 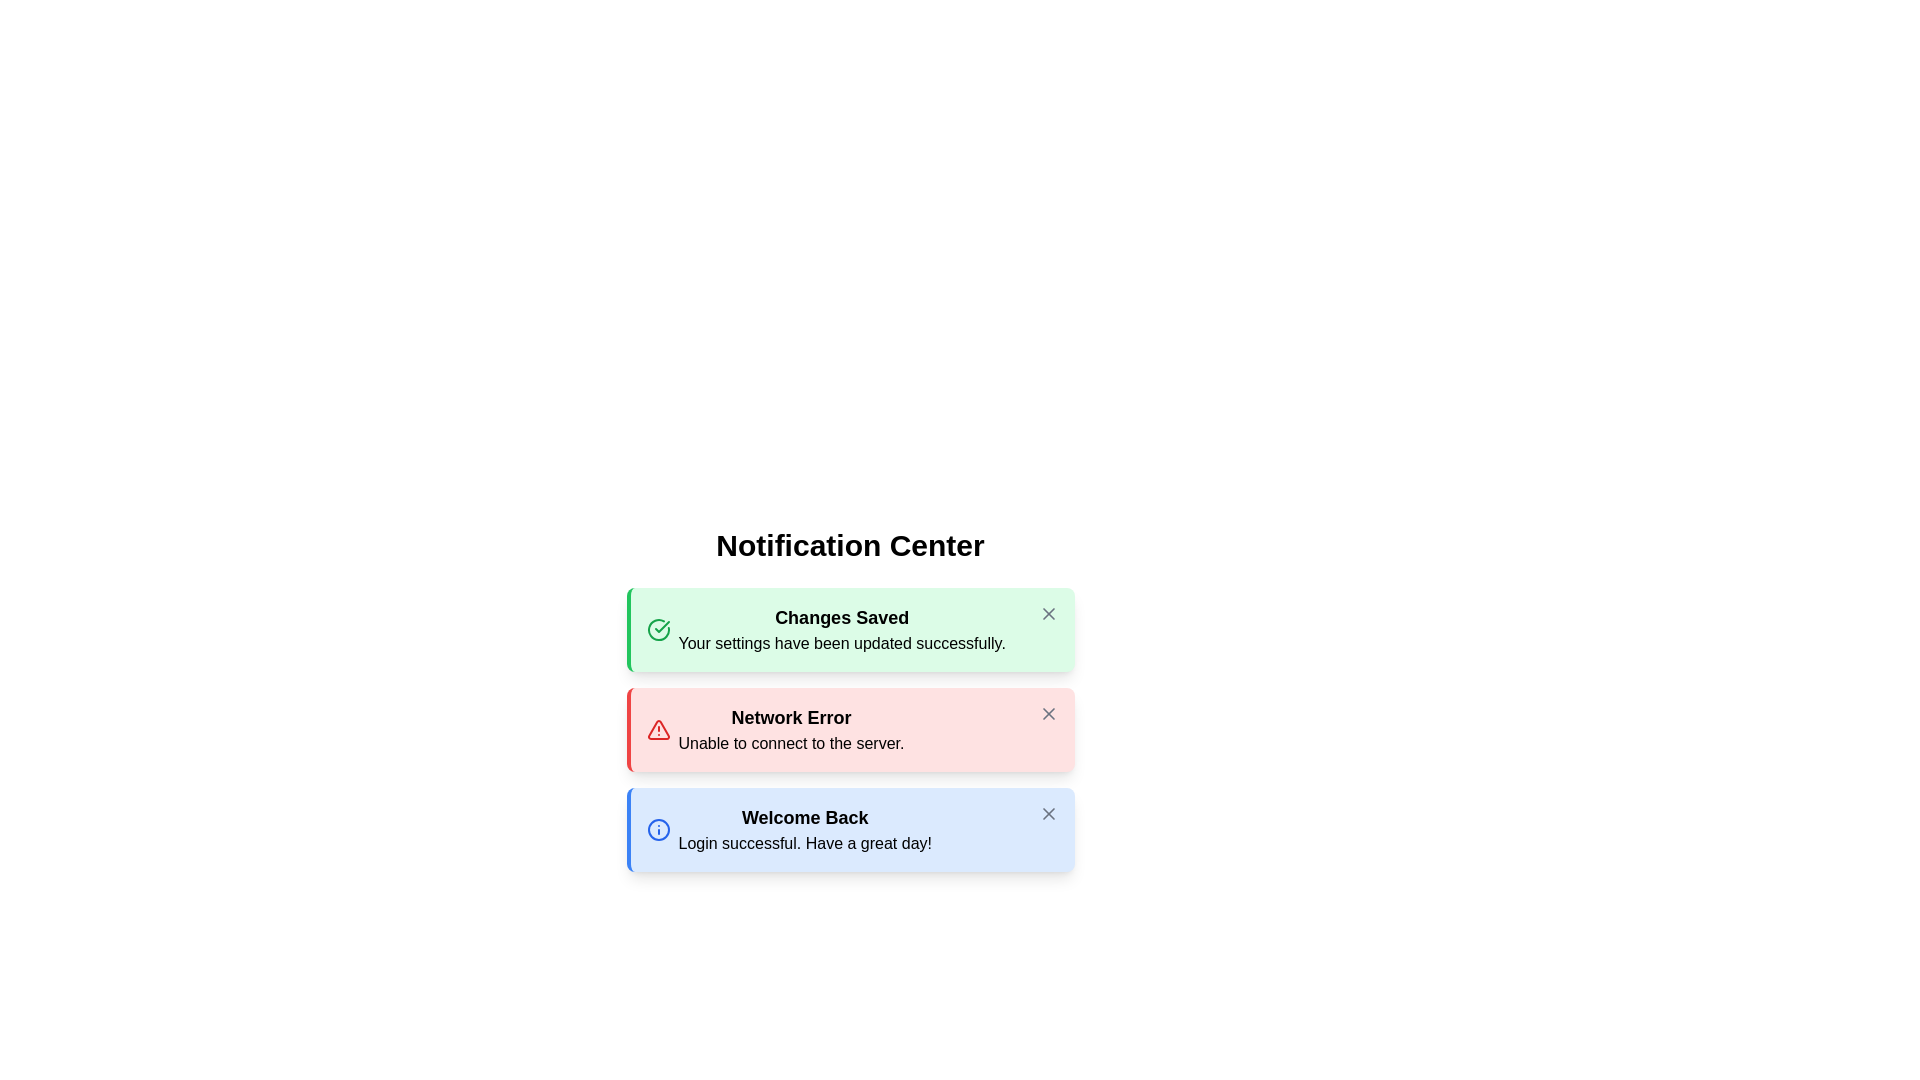 What do you see at coordinates (850, 729) in the screenshot?
I see `error details from the middle notification alert box that indicates a network connection error in the Notification Center` at bounding box center [850, 729].